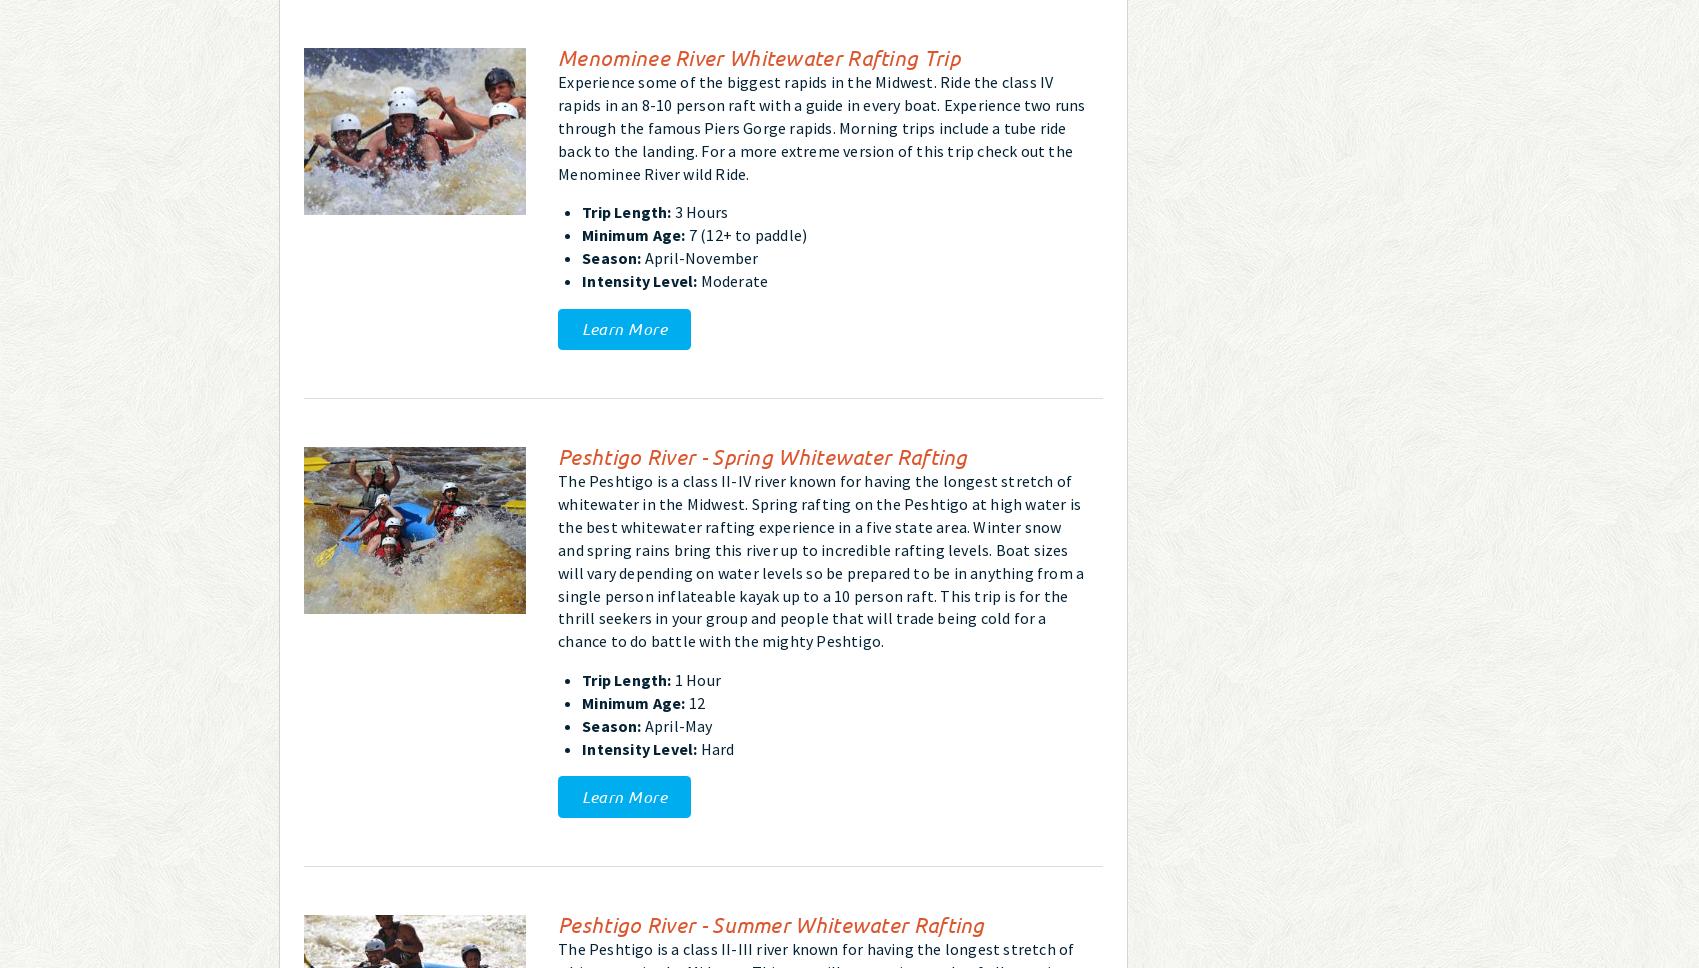 The height and width of the screenshot is (968, 1699). What do you see at coordinates (556, 454) in the screenshot?
I see `'Peshtigo River - Spring Whitewater Rafting'` at bounding box center [556, 454].